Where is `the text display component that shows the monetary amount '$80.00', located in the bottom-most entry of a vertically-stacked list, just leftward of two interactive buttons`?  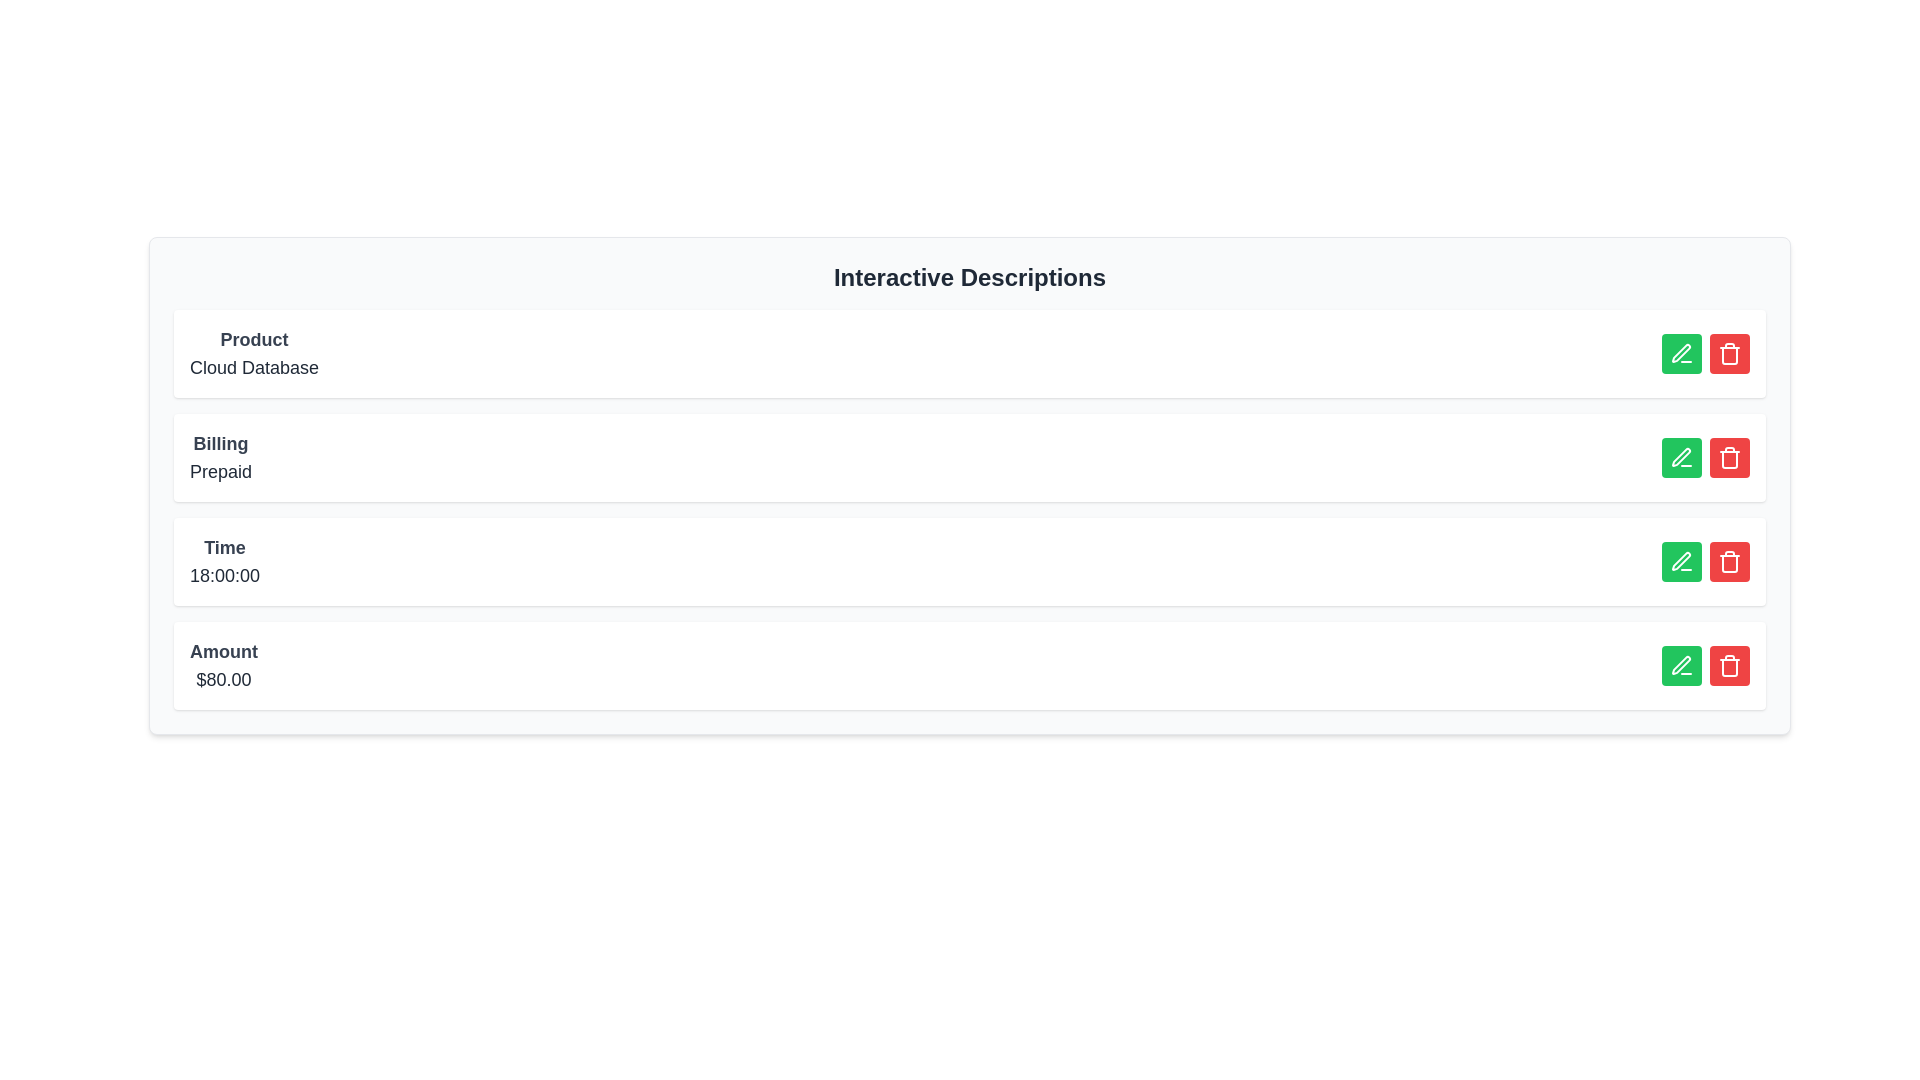
the text display component that shows the monetary amount '$80.00', located in the bottom-most entry of a vertically-stacked list, just leftward of two interactive buttons is located at coordinates (224, 666).